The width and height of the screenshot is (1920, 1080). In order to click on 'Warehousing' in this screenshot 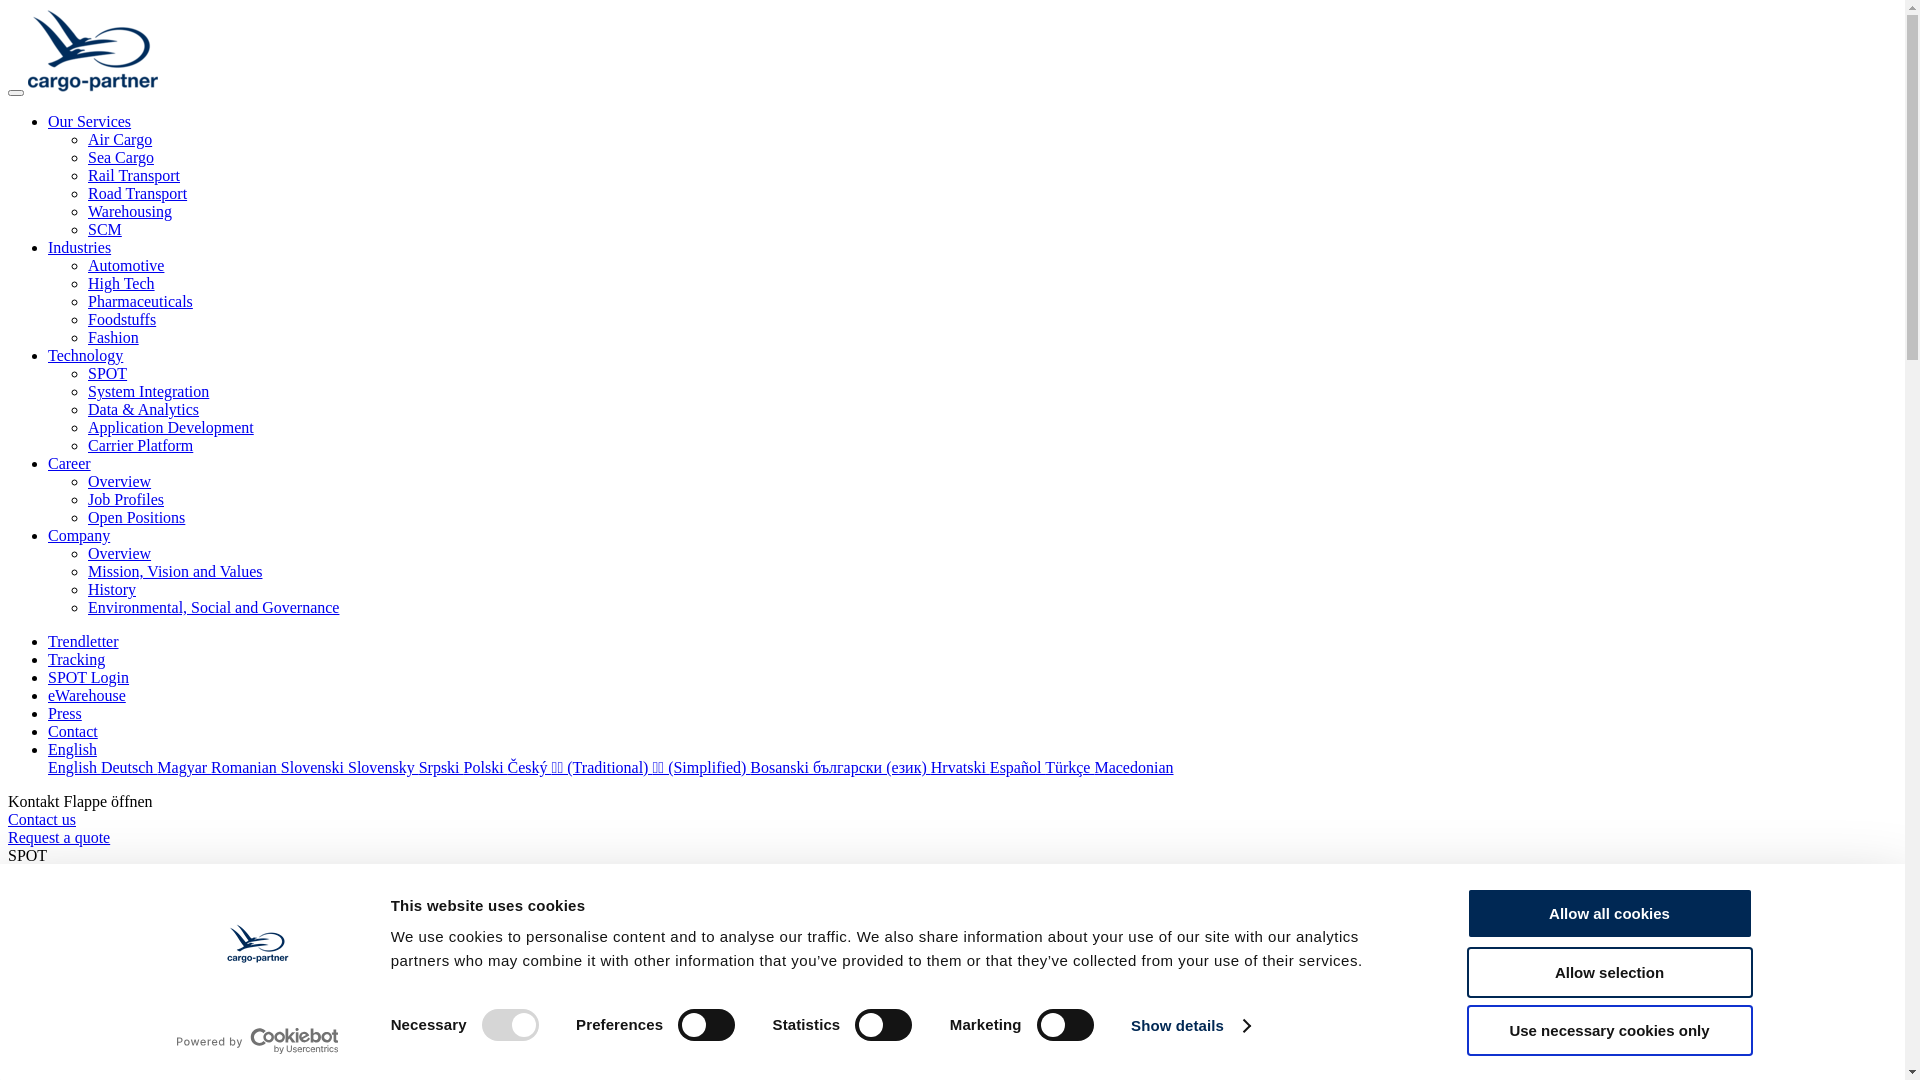, I will do `click(128, 211)`.